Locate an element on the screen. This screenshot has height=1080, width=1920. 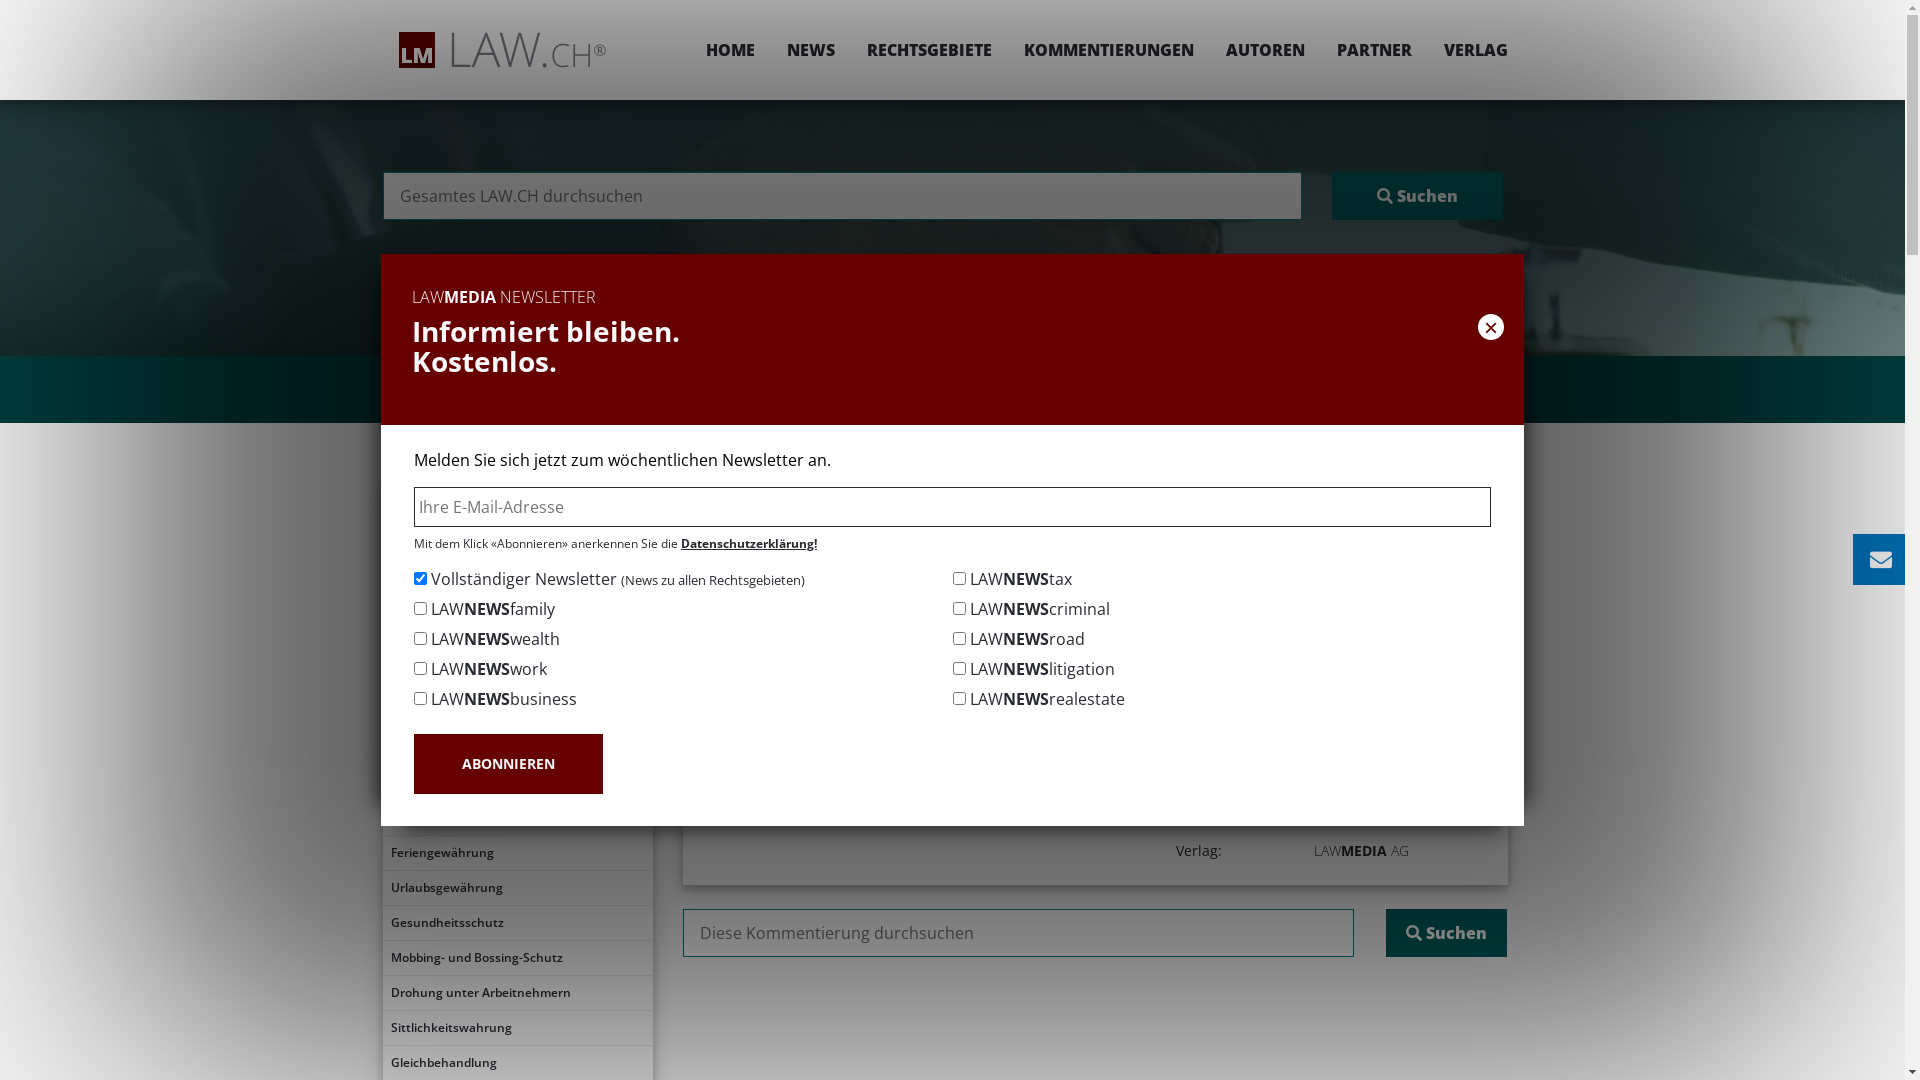
'Sittlichkeitswahrung' is located at coordinates (517, 1028).